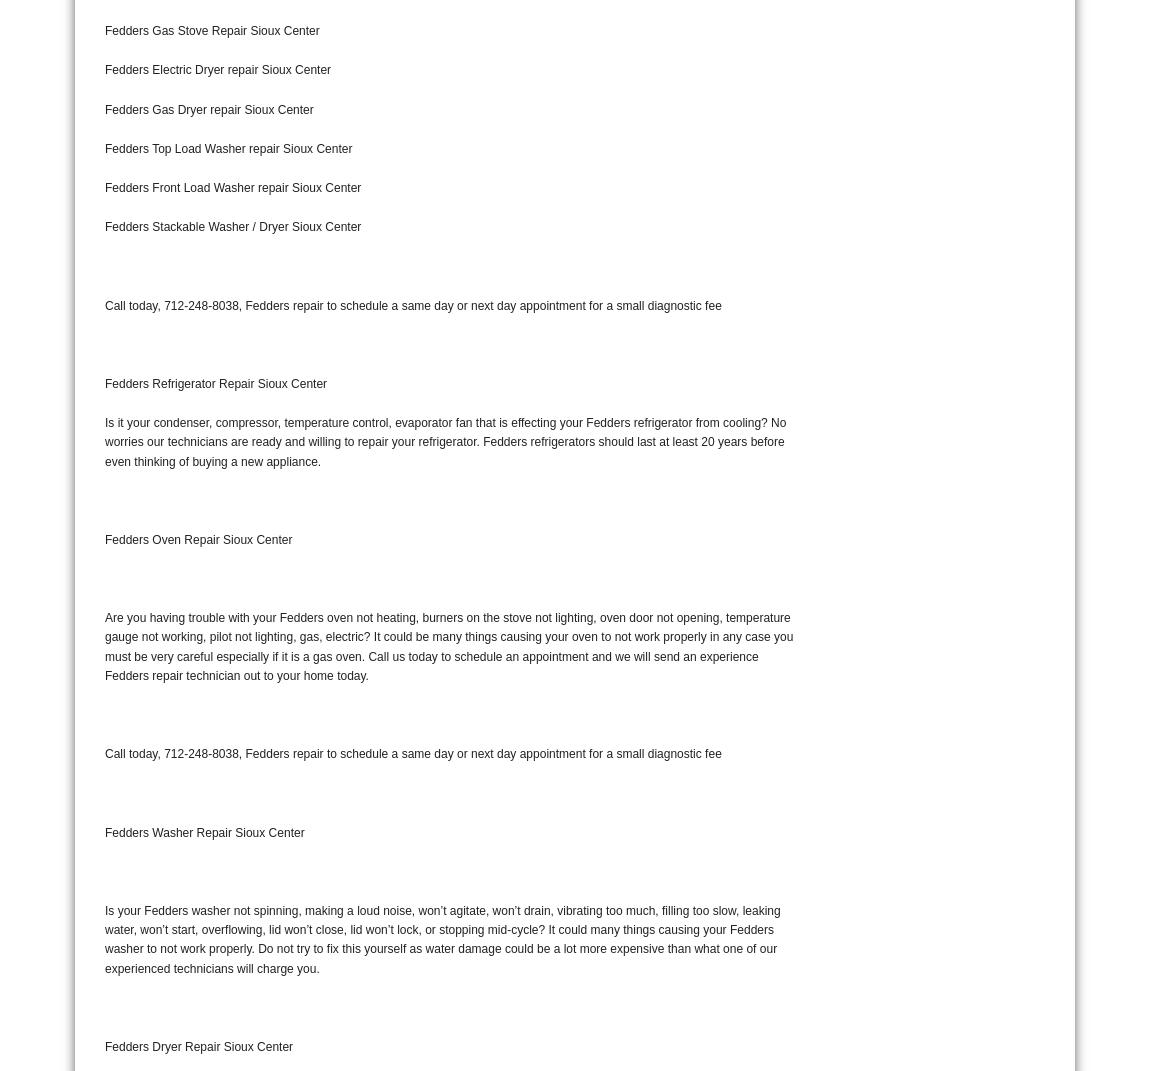 This screenshot has width=1150, height=1071. I want to click on 'Fedders Gas Dryer repair Sioux Center', so click(207, 109).